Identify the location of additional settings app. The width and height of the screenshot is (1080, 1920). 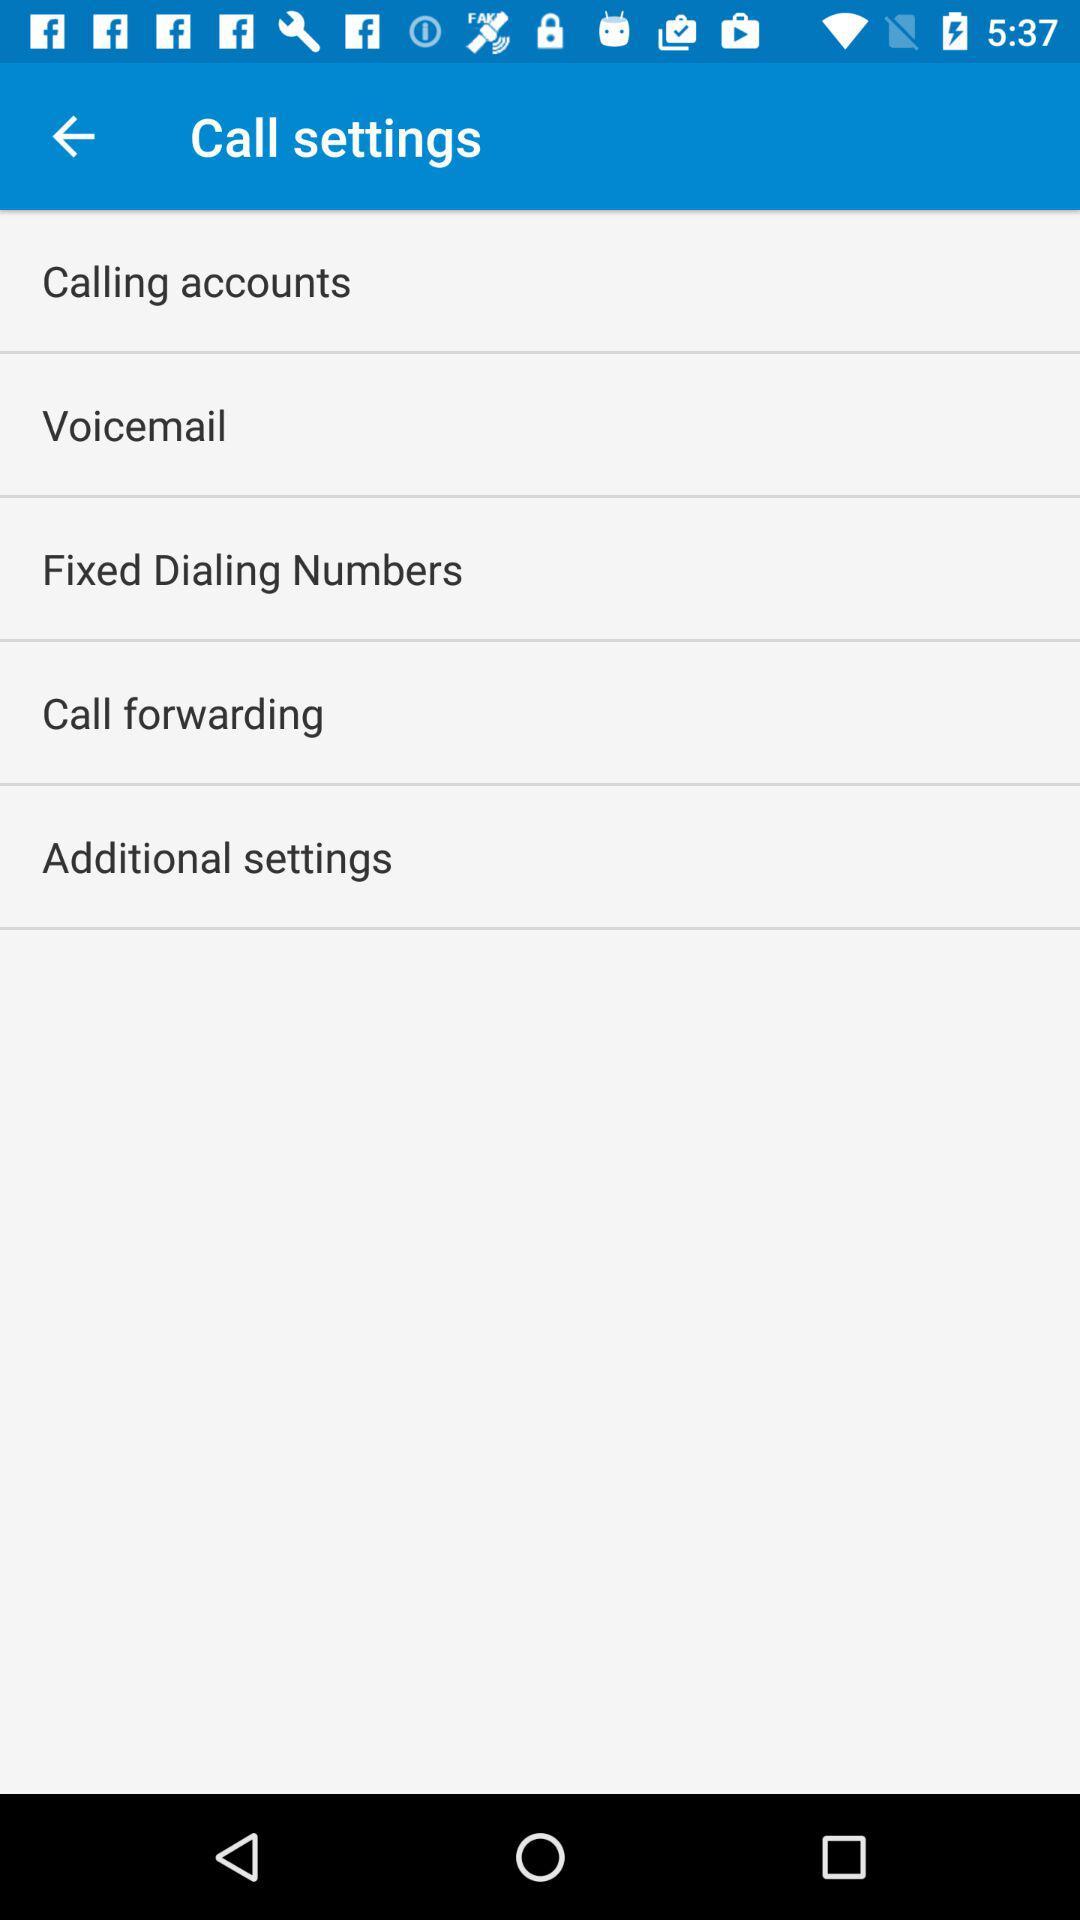
(217, 856).